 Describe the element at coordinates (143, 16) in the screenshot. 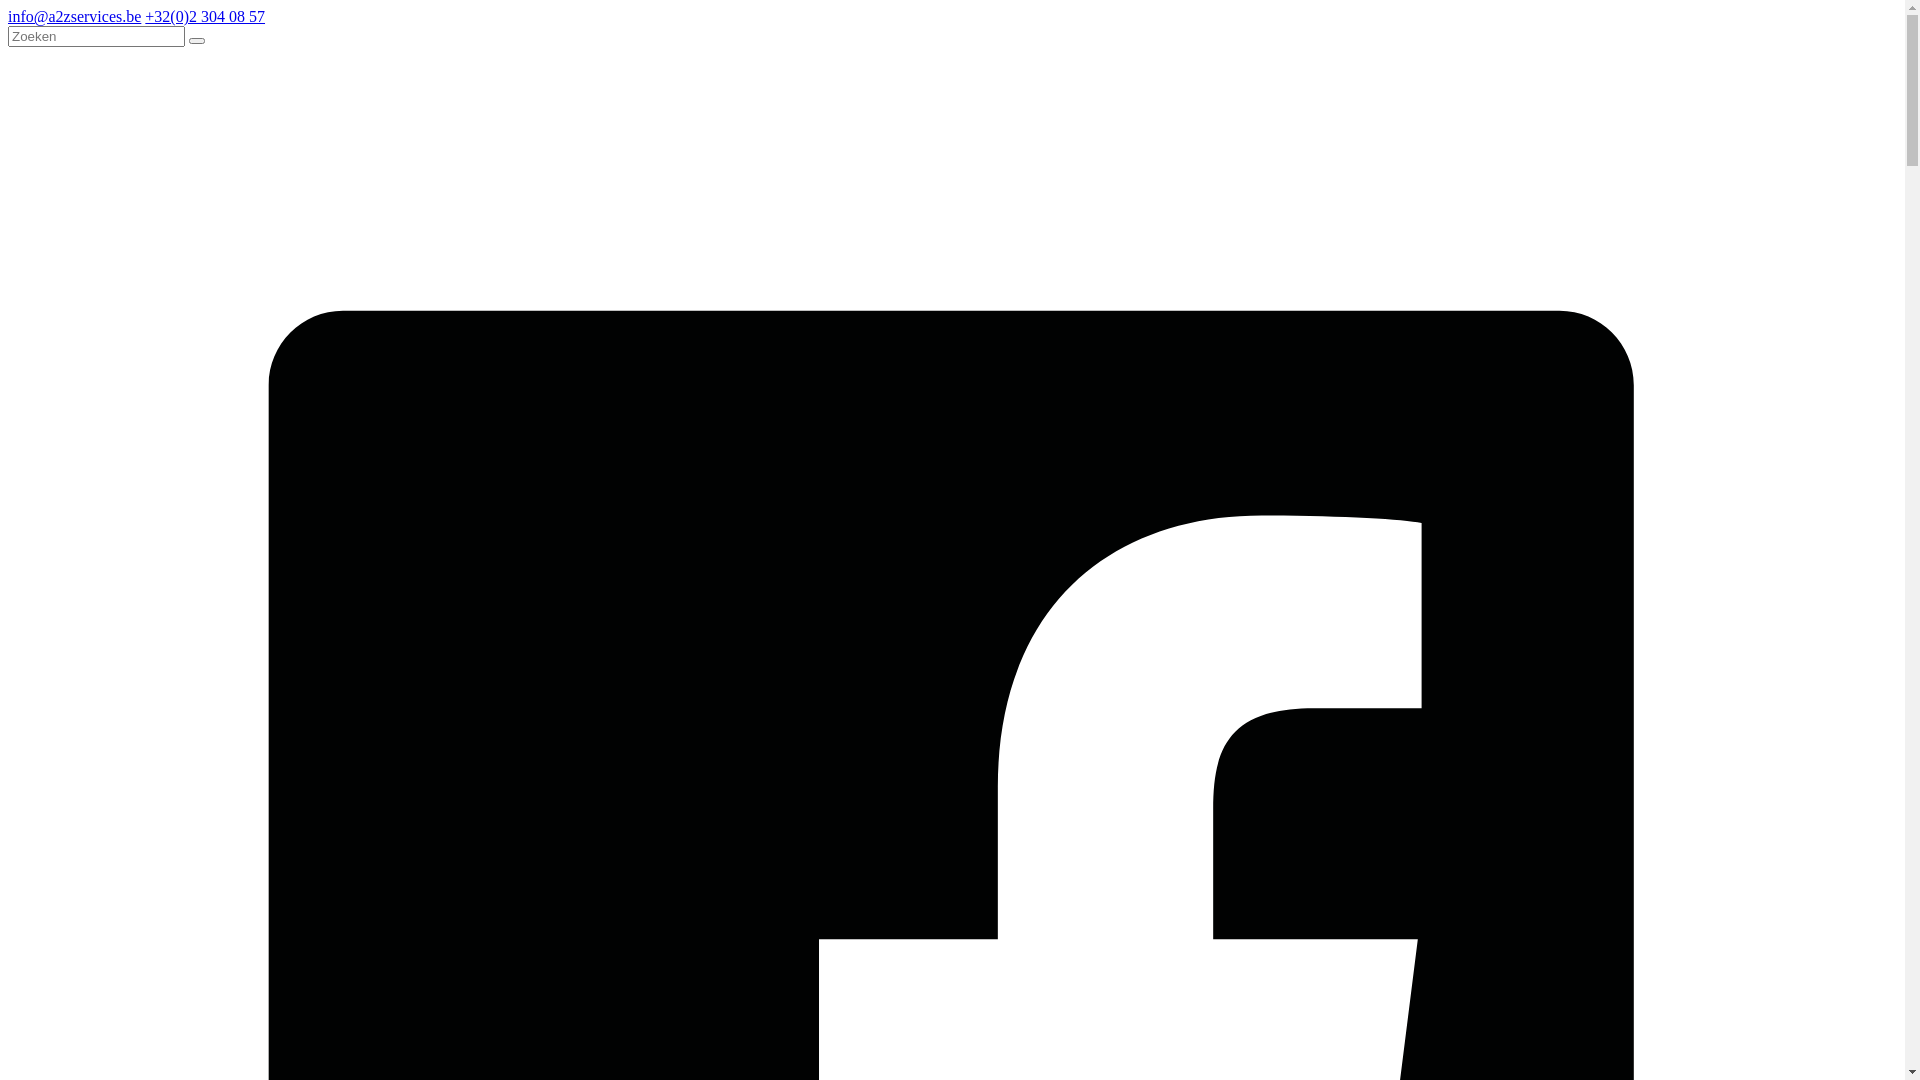

I see `'+32(0)2 304 08 57'` at that location.